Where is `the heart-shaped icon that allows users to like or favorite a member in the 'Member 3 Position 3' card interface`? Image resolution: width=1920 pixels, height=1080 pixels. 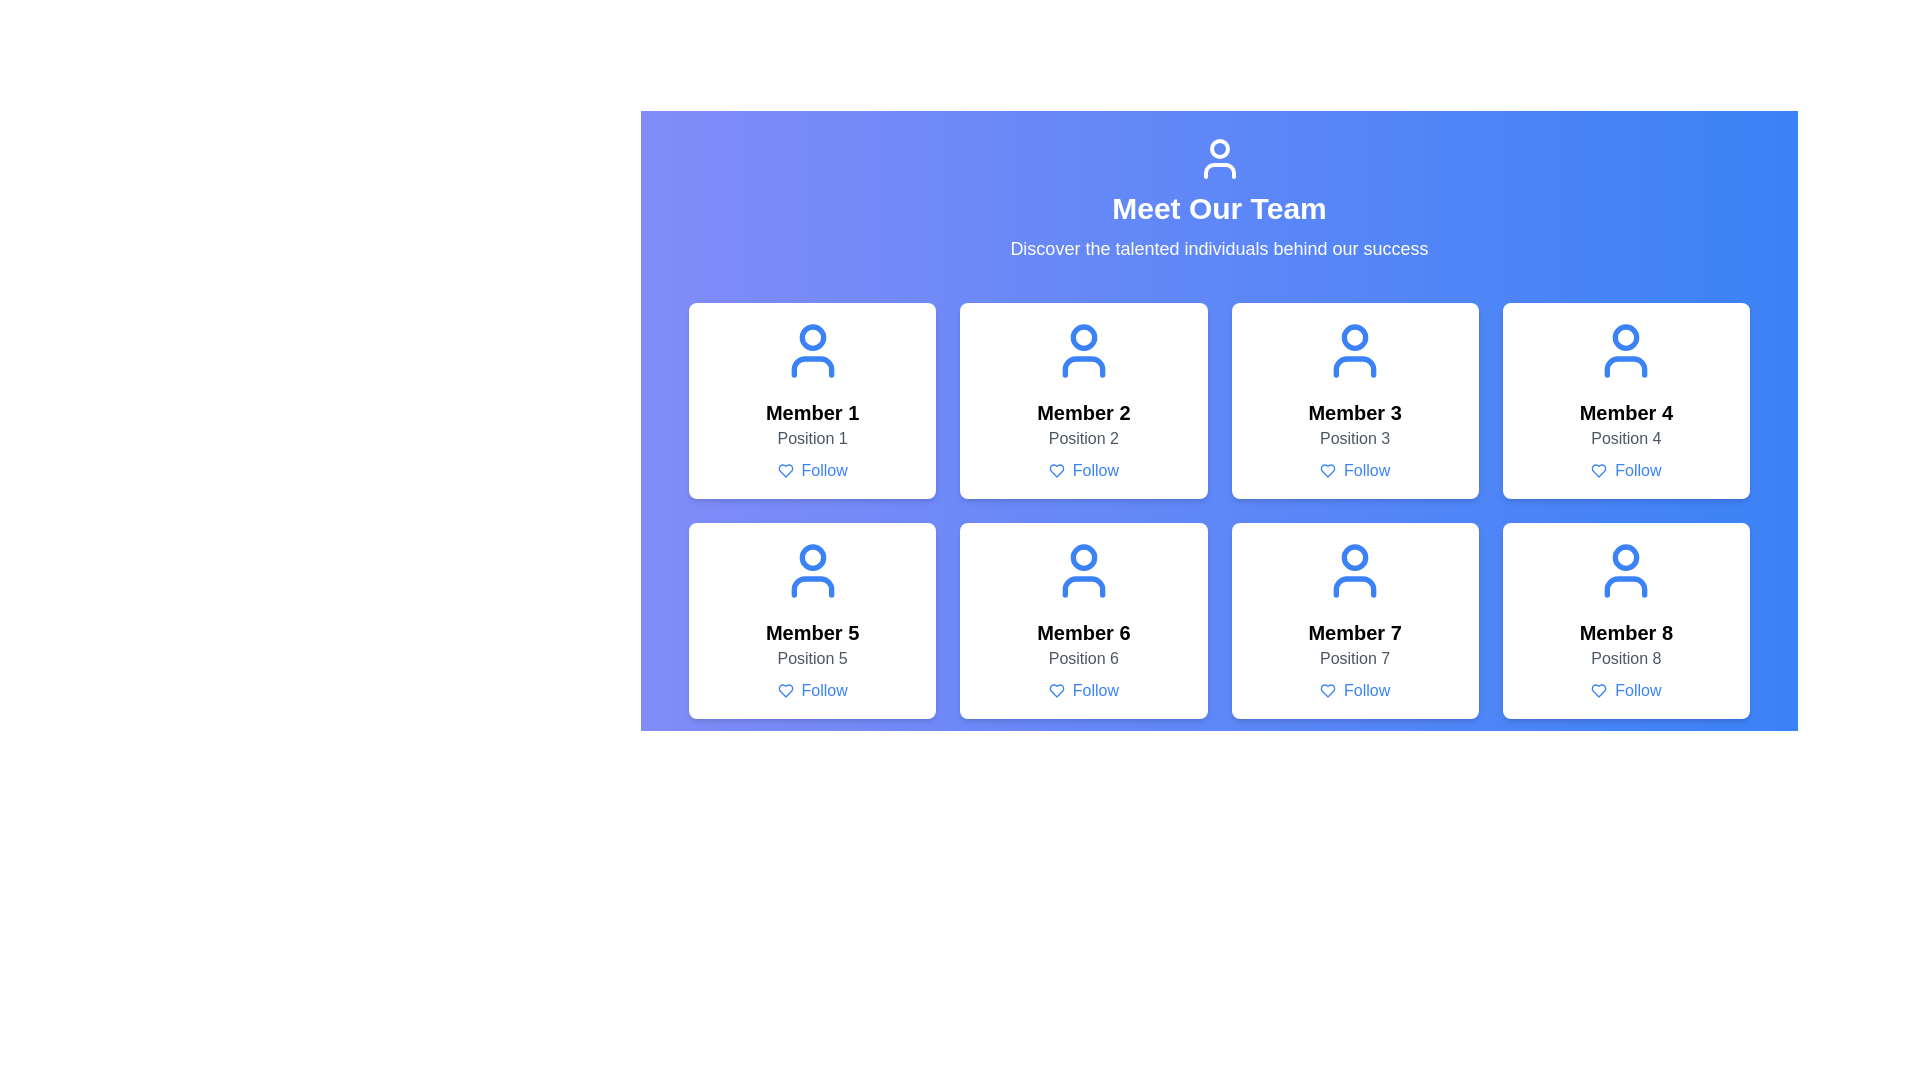 the heart-shaped icon that allows users to like or favorite a member in the 'Member 3 Position 3' card interface is located at coordinates (1328, 470).